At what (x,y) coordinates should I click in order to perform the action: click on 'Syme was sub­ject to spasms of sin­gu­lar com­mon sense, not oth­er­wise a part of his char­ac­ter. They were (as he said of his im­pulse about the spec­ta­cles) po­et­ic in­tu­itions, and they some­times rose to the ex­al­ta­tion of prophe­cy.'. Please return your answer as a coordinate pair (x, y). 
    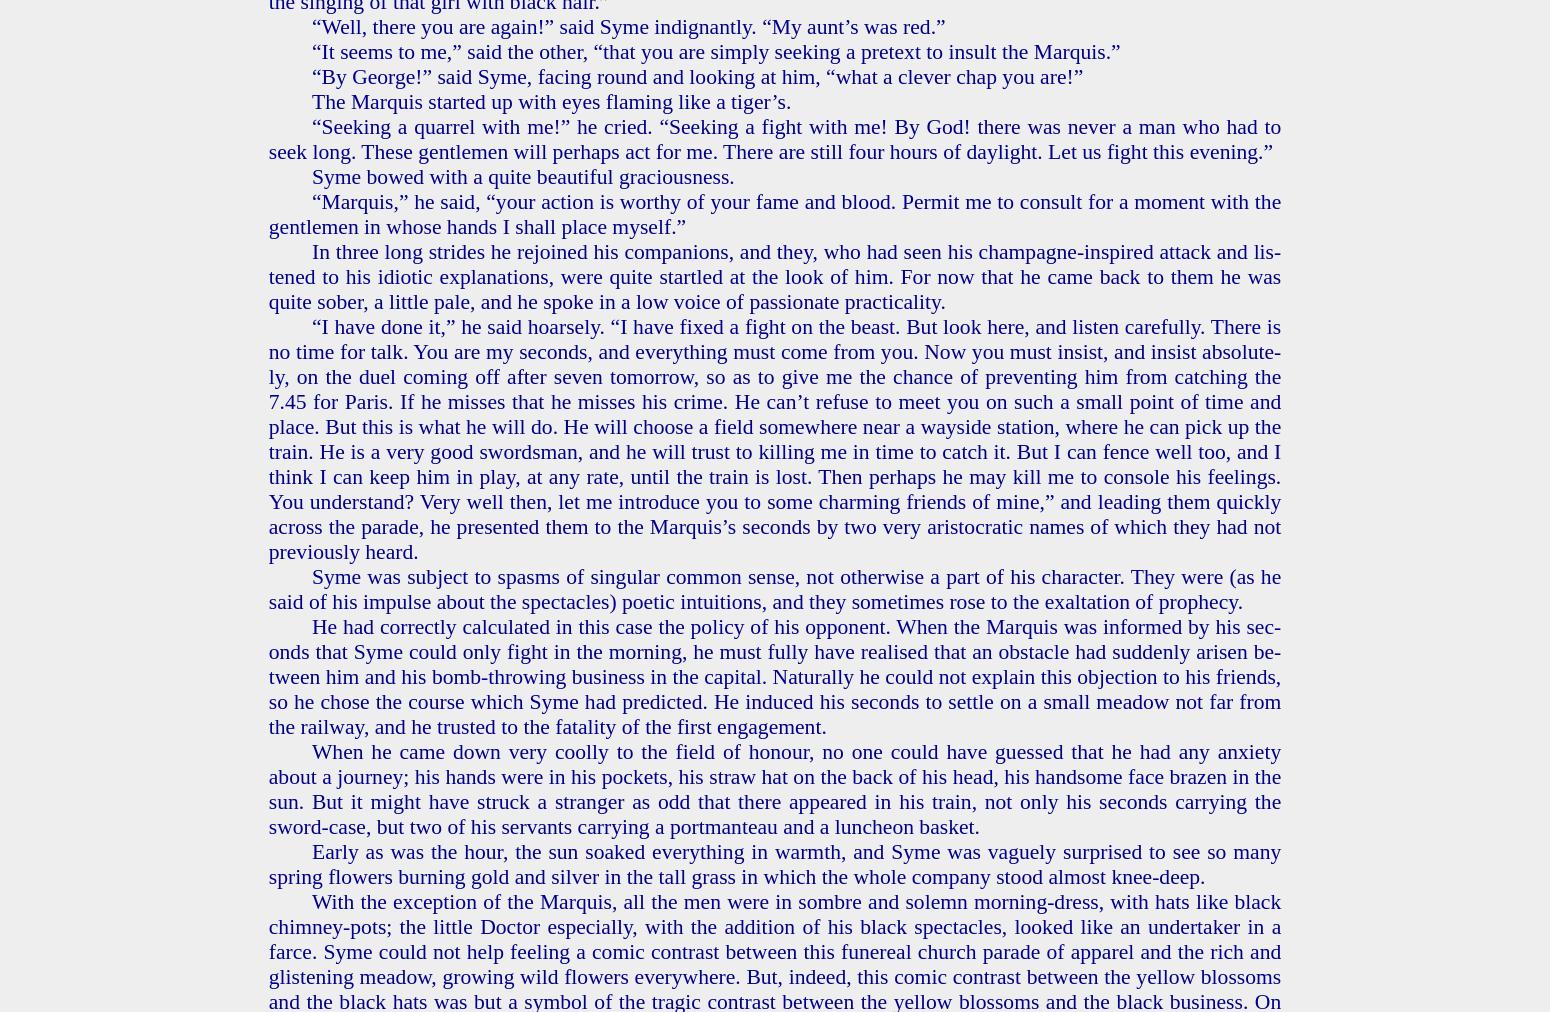
    Looking at the image, I should click on (267, 587).